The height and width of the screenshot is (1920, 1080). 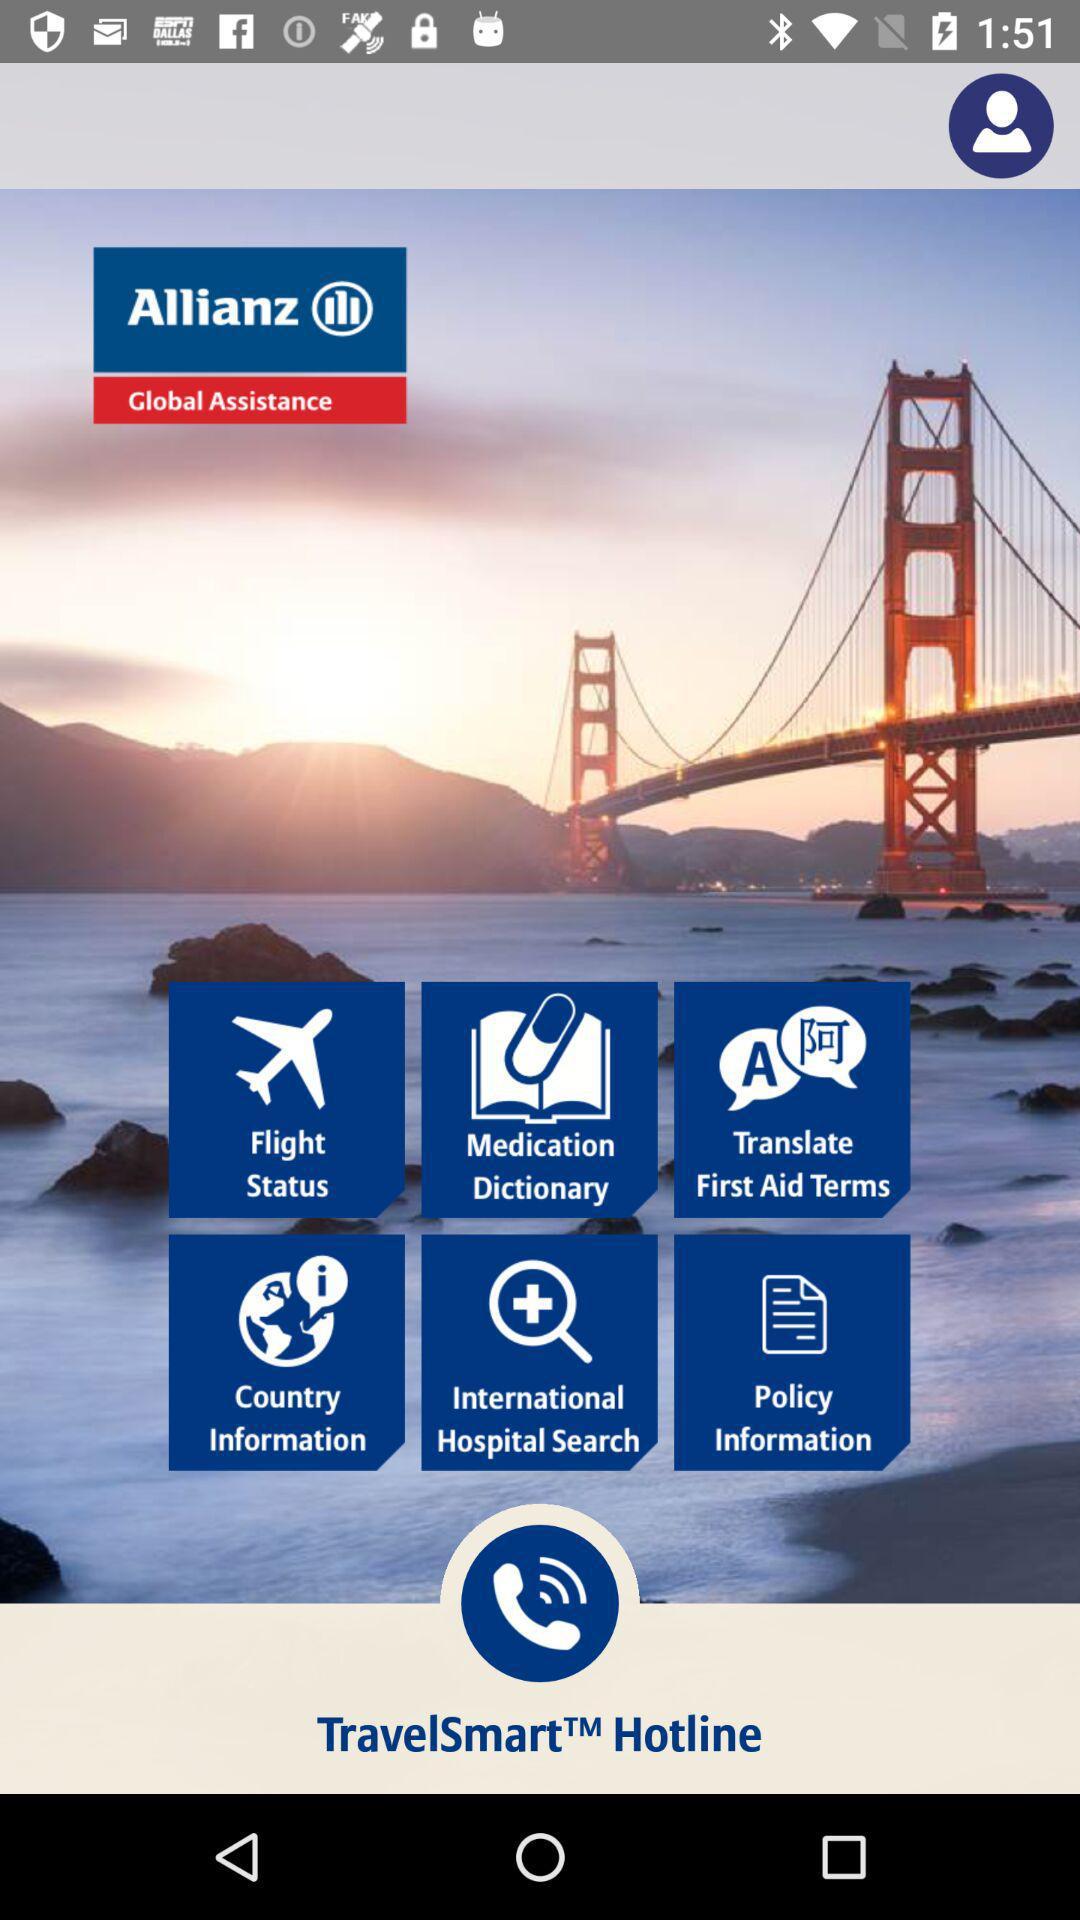 I want to click on policy information icon and button, so click(x=791, y=1352).